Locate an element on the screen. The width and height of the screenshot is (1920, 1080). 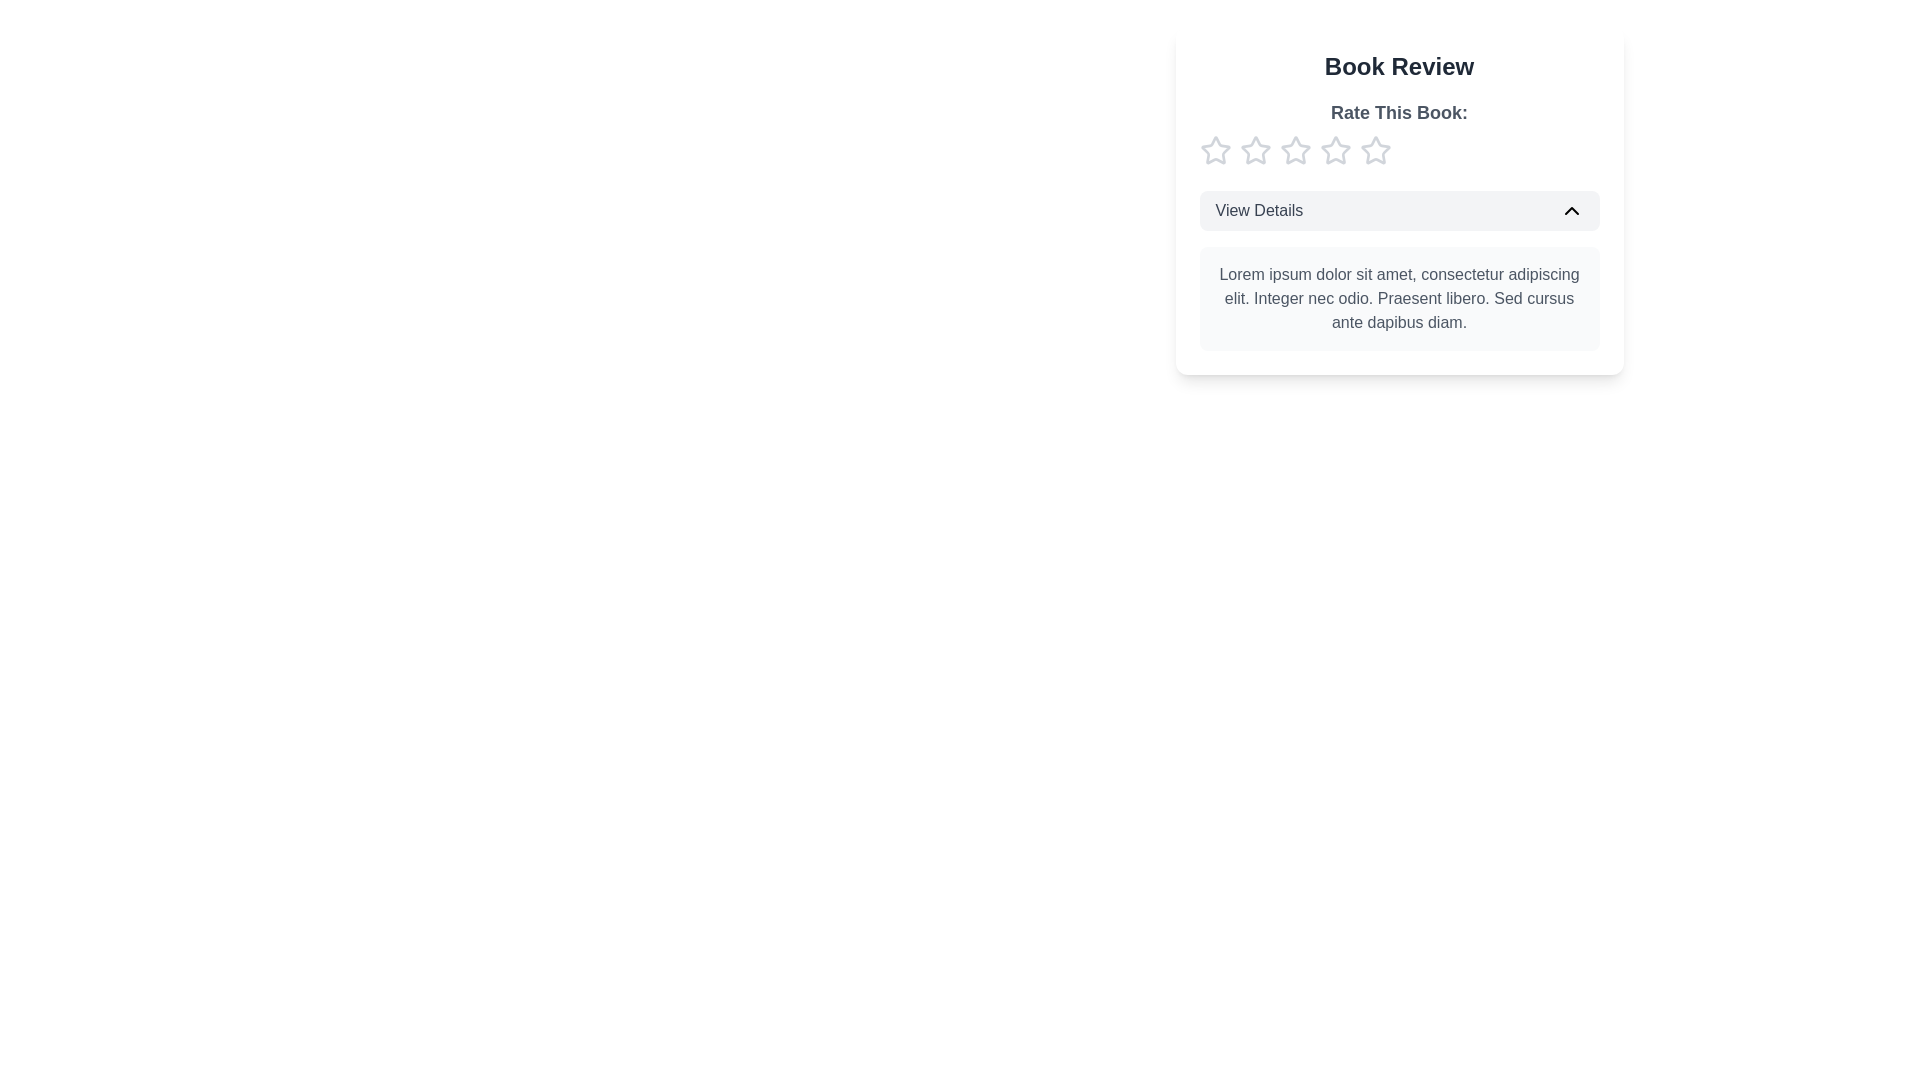
the fourth star icon in the rating widget is located at coordinates (1374, 149).